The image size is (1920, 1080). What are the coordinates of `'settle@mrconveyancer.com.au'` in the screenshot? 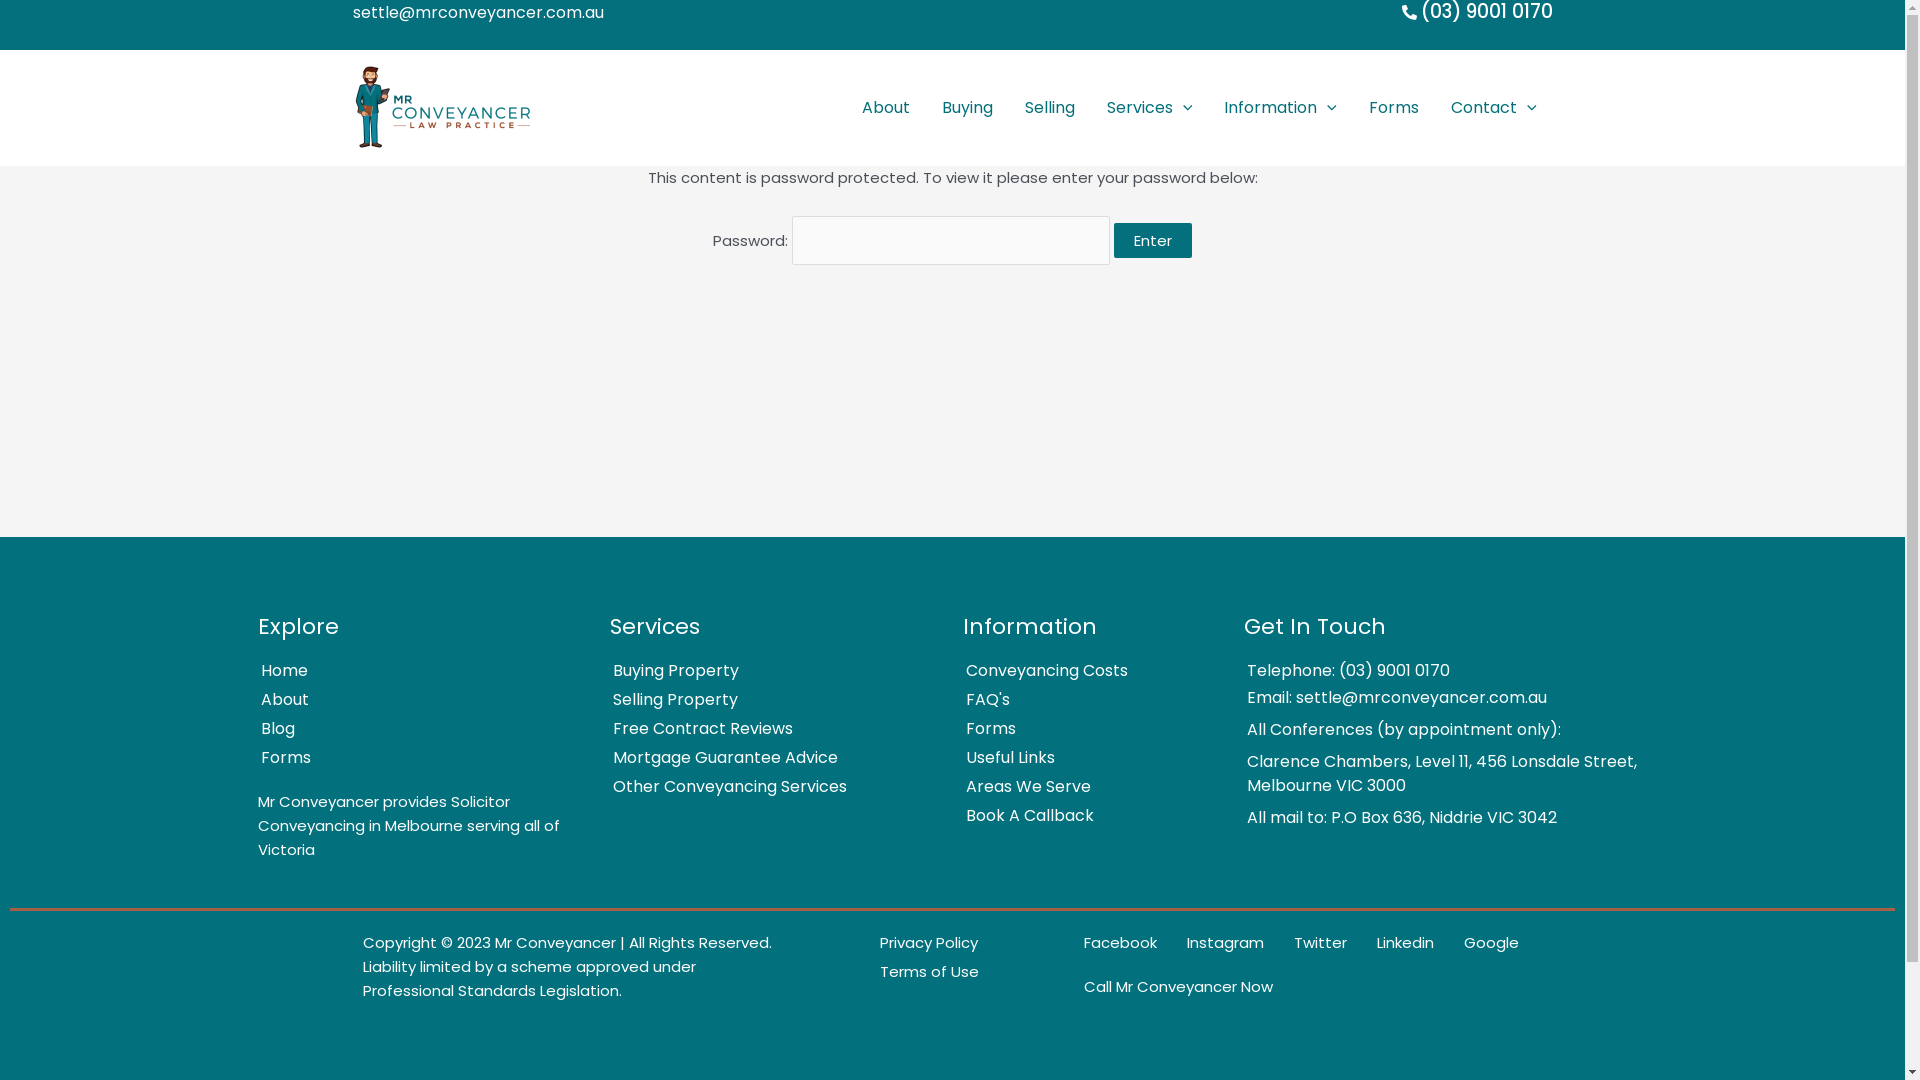 It's located at (476, 11).